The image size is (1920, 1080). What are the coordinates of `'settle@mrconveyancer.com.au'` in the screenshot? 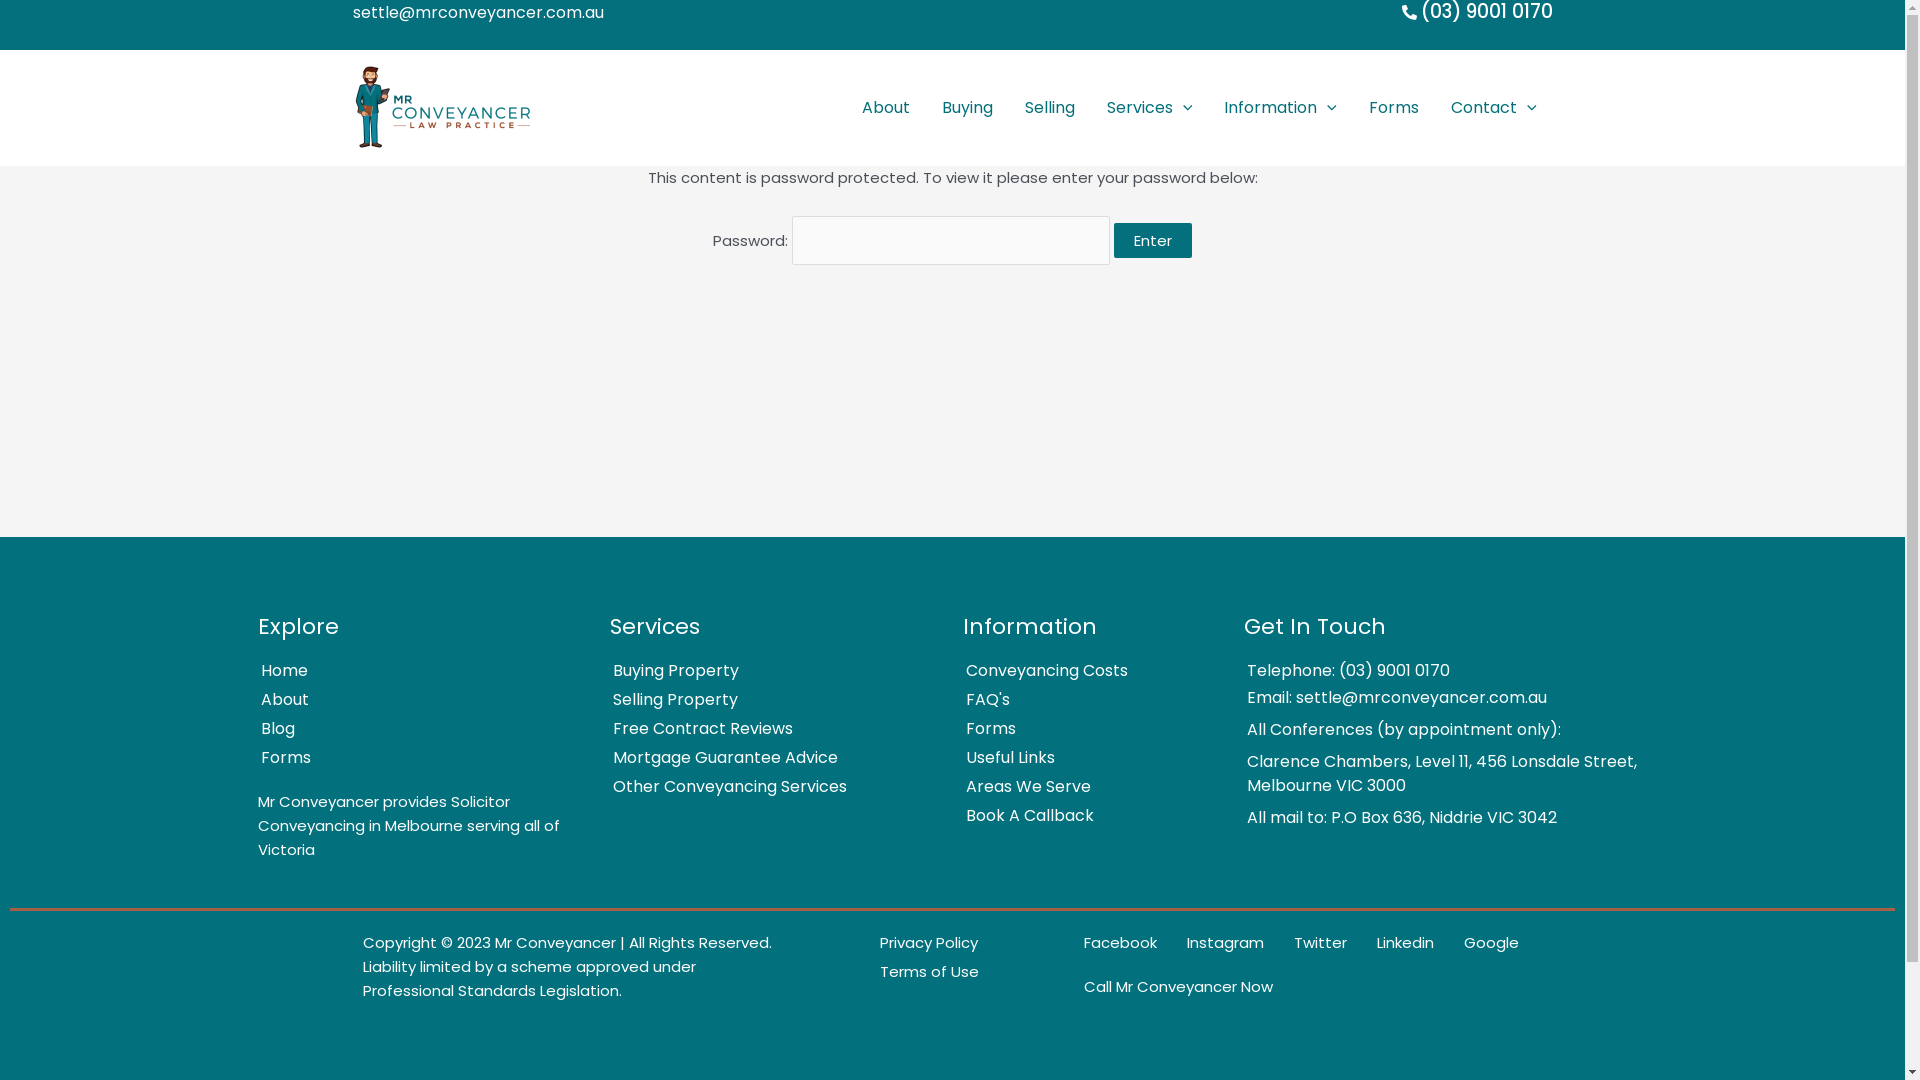 It's located at (476, 11).